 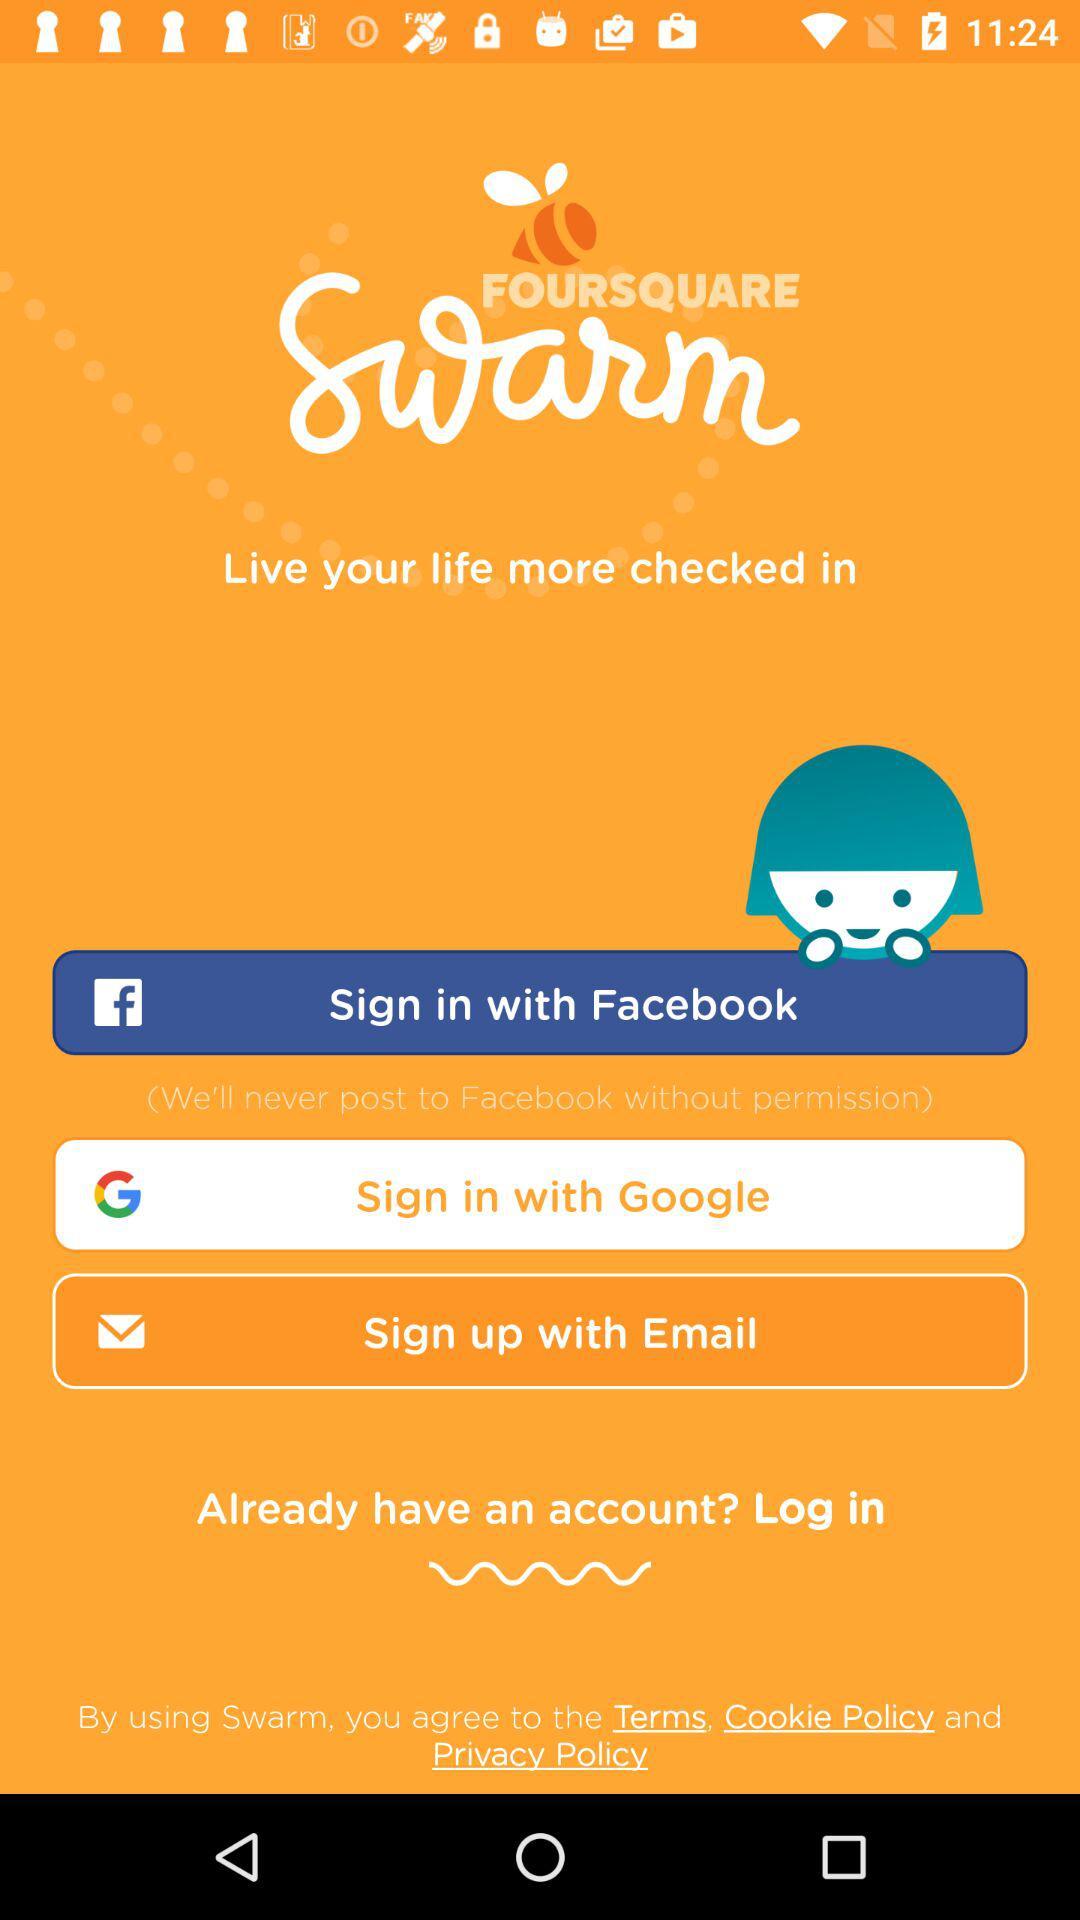 What do you see at coordinates (540, 1733) in the screenshot?
I see `by using swarm item` at bounding box center [540, 1733].